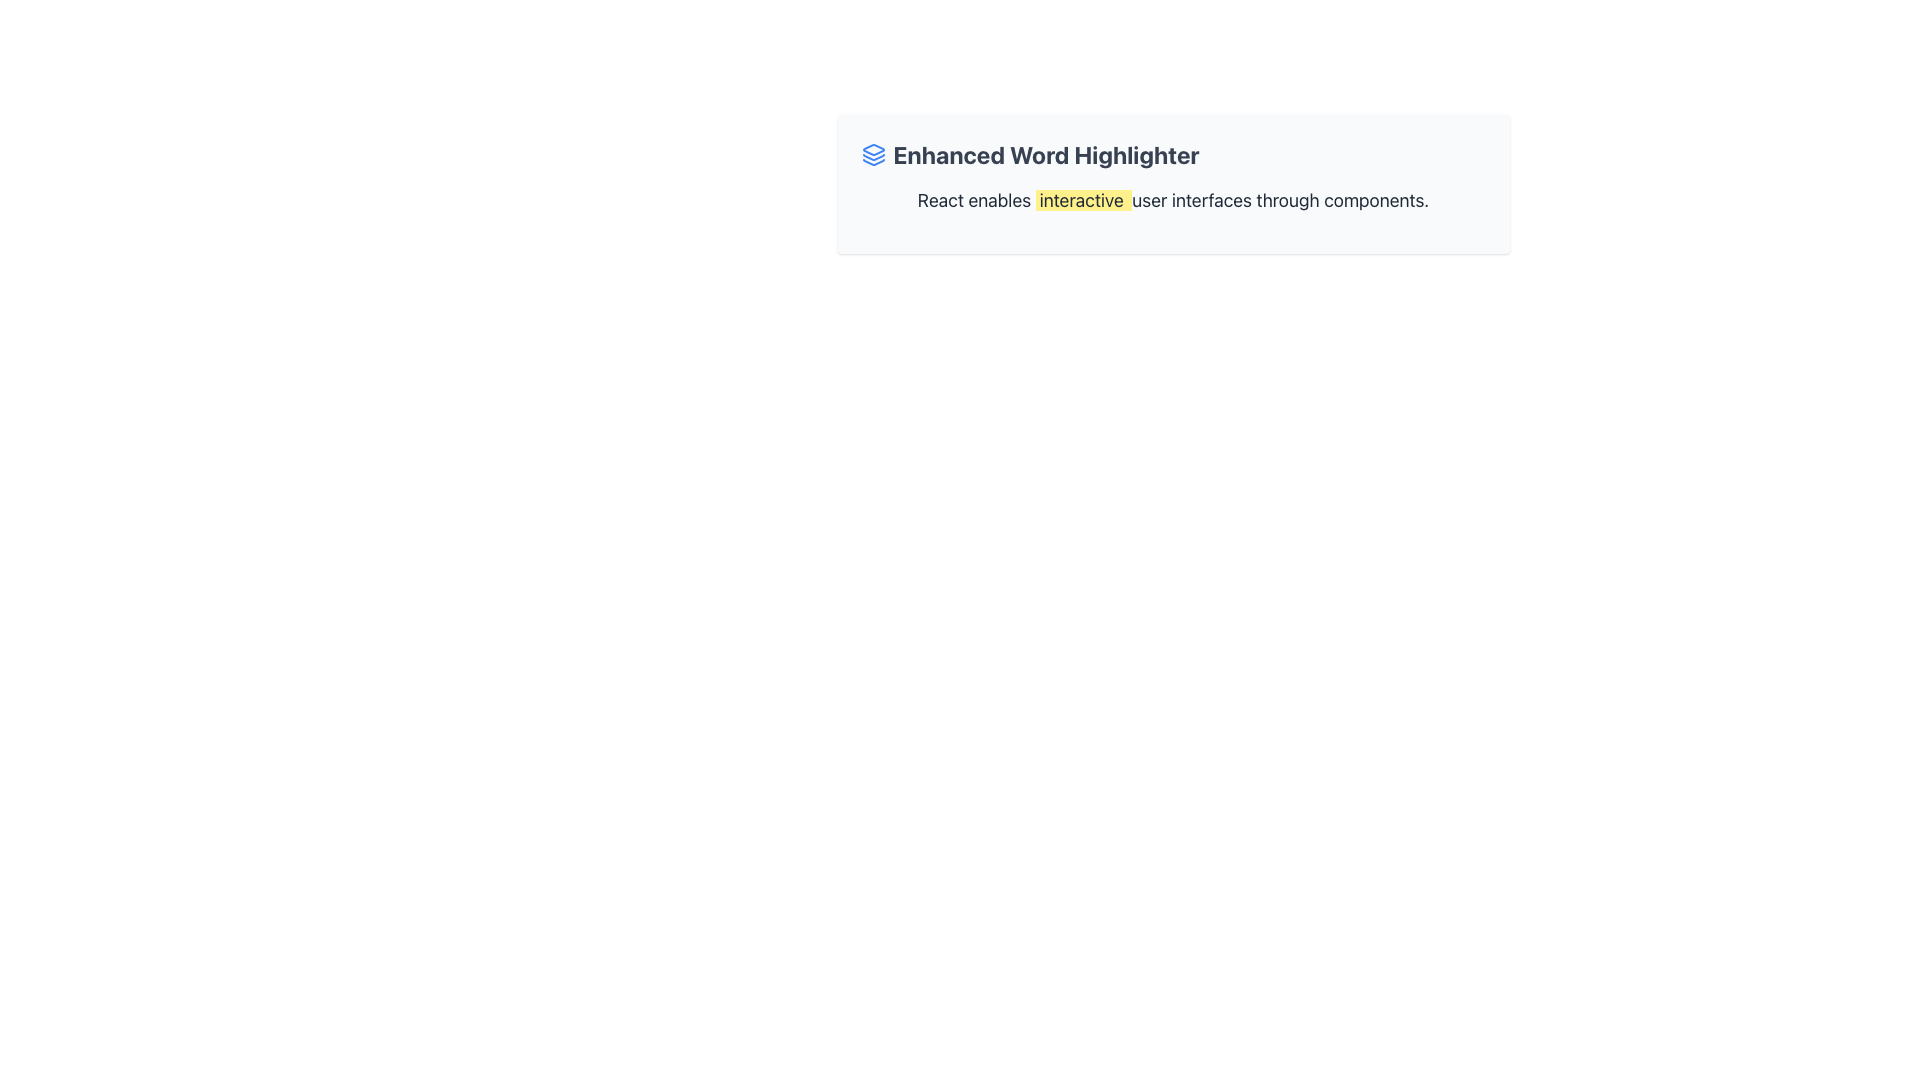 The image size is (1920, 1080). I want to click on the bold black text label 'React', so click(942, 200).